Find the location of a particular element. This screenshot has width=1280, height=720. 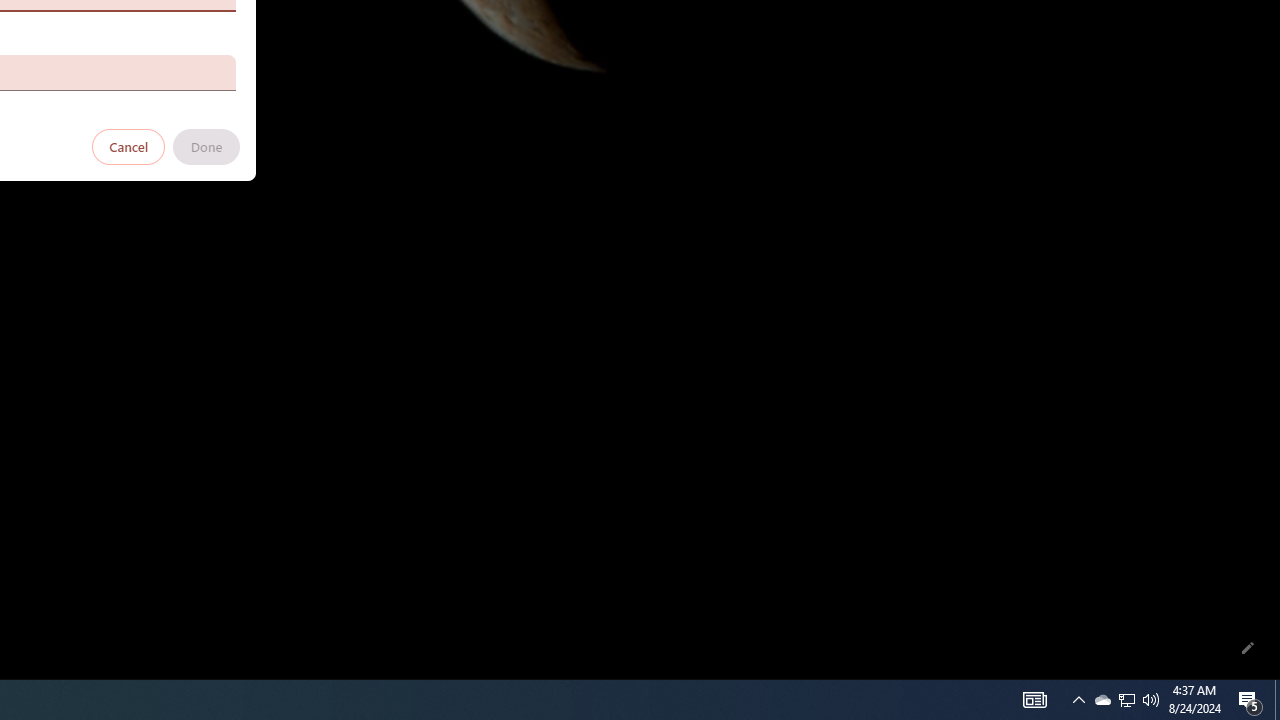

'Done' is located at coordinates (206, 145).